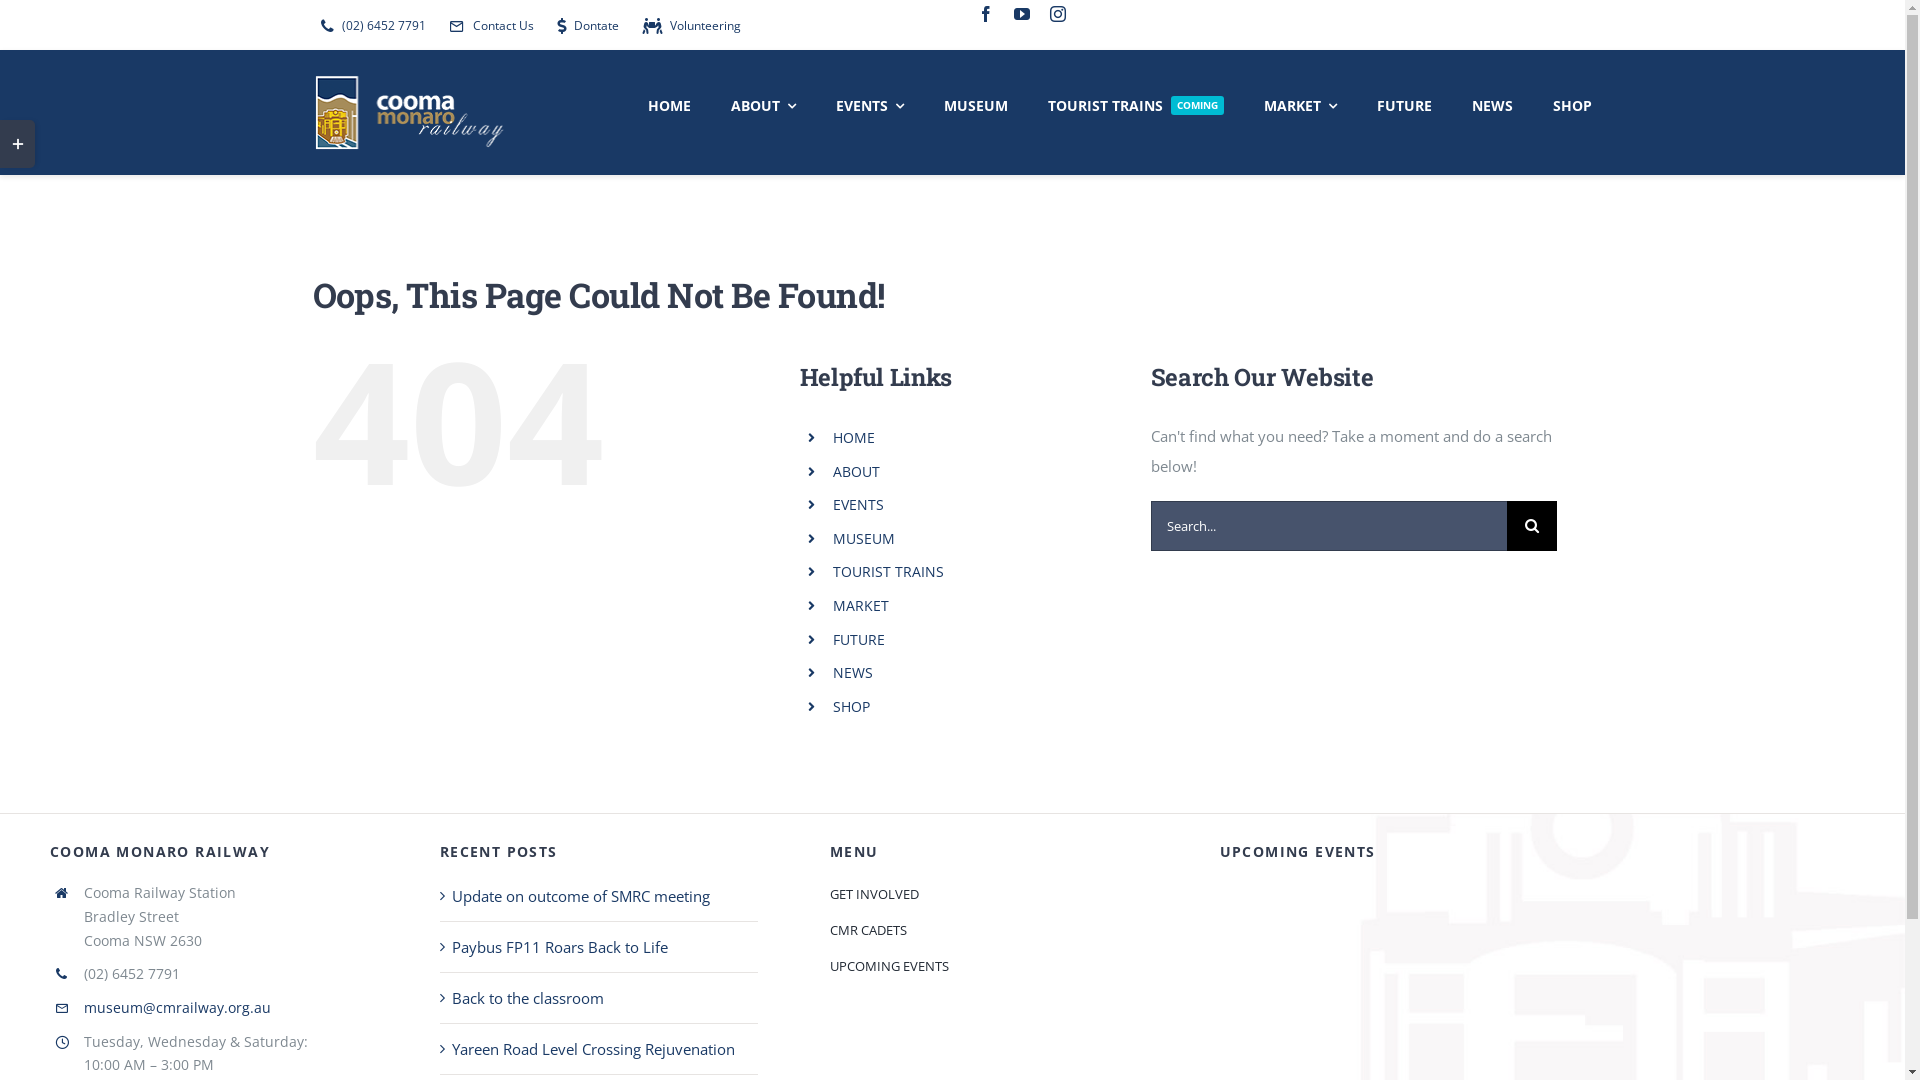 Image resolution: width=1920 pixels, height=1080 pixels. What do you see at coordinates (943, 103) in the screenshot?
I see `'MUSEUM'` at bounding box center [943, 103].